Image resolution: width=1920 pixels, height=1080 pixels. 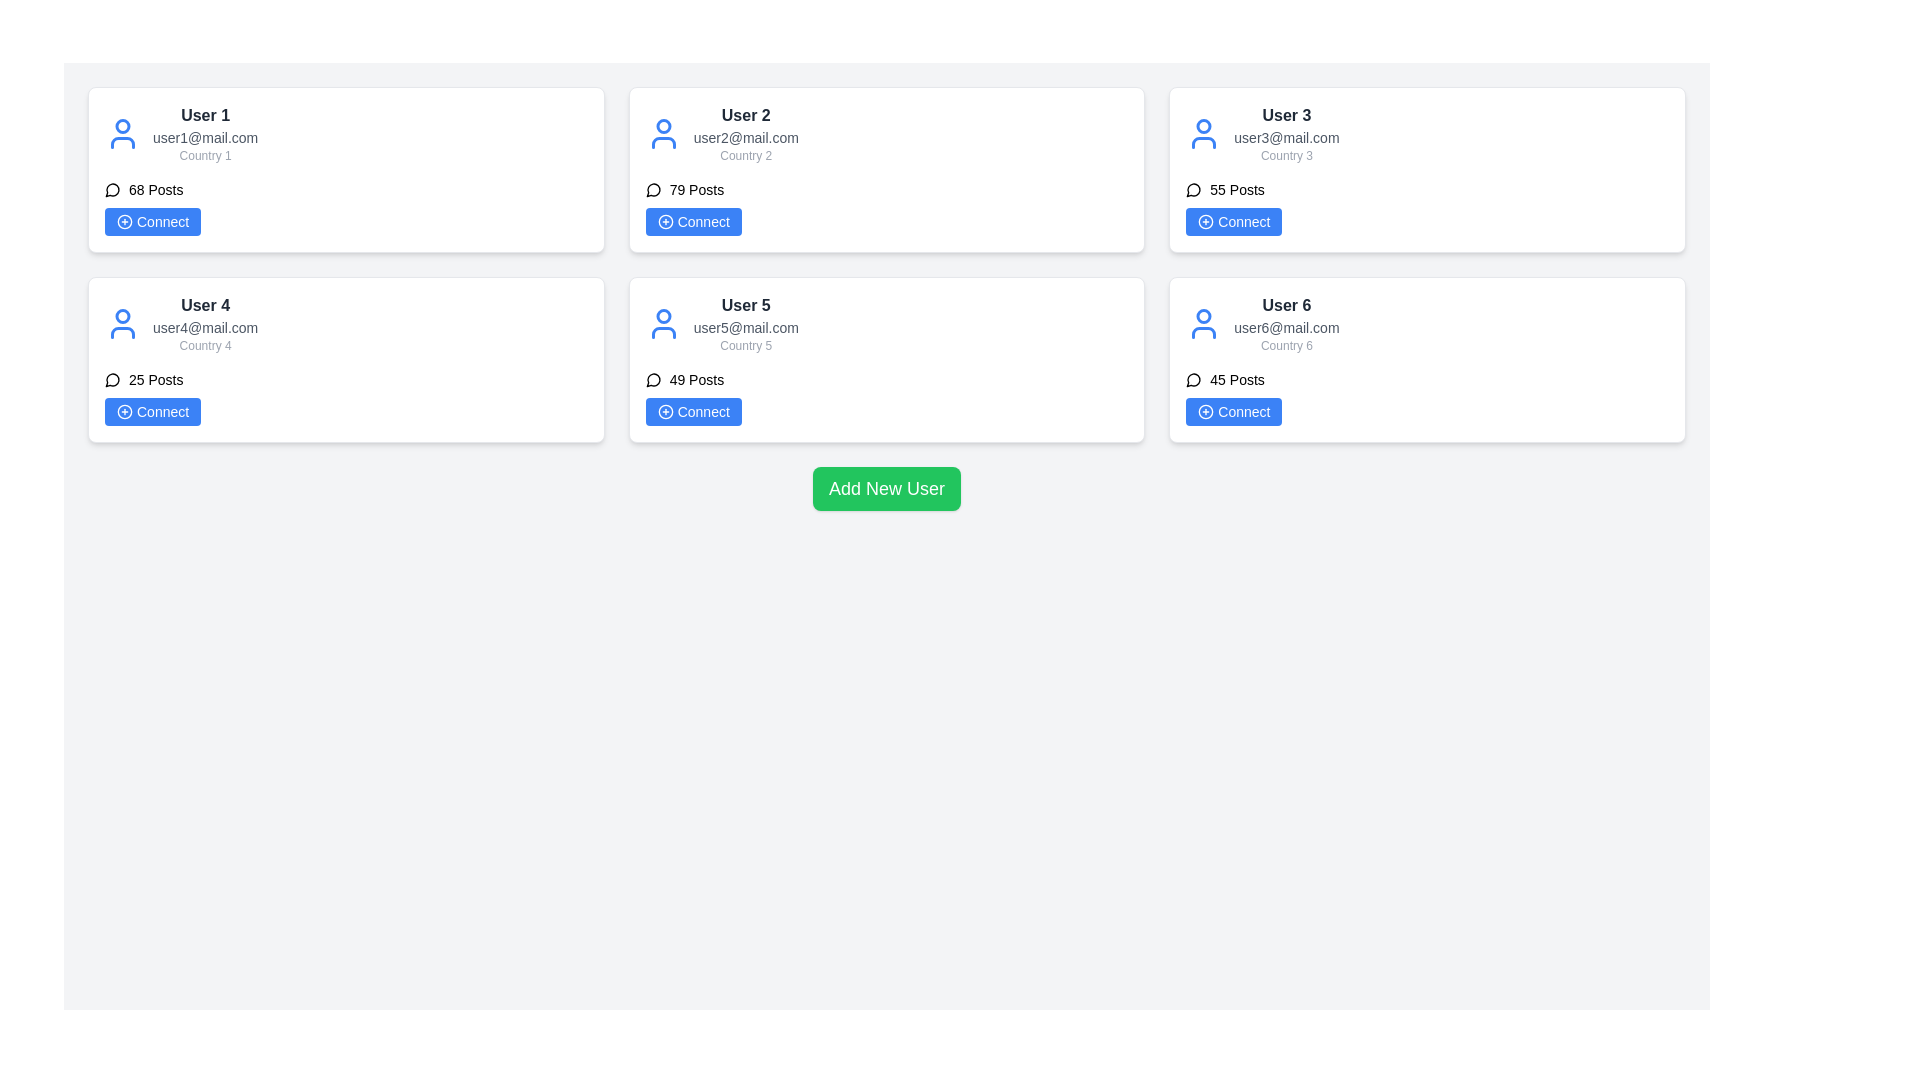 I want to click on the text label that displays 'Country 1', which is located in the bottom-most section of the user information card for 'User 1', under the email 'user1@mail.com' and above the posts section, so click(x=205, y=154).